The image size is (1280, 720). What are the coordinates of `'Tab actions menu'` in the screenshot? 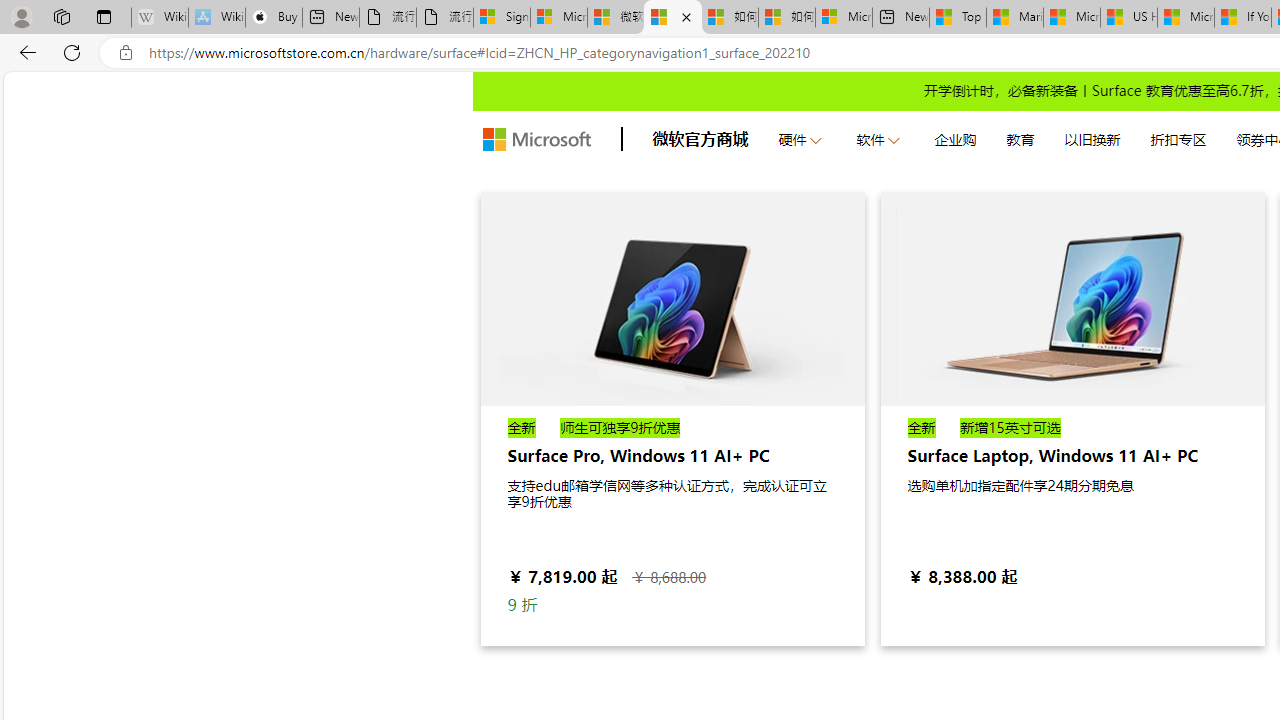 It's located at (103, 16).